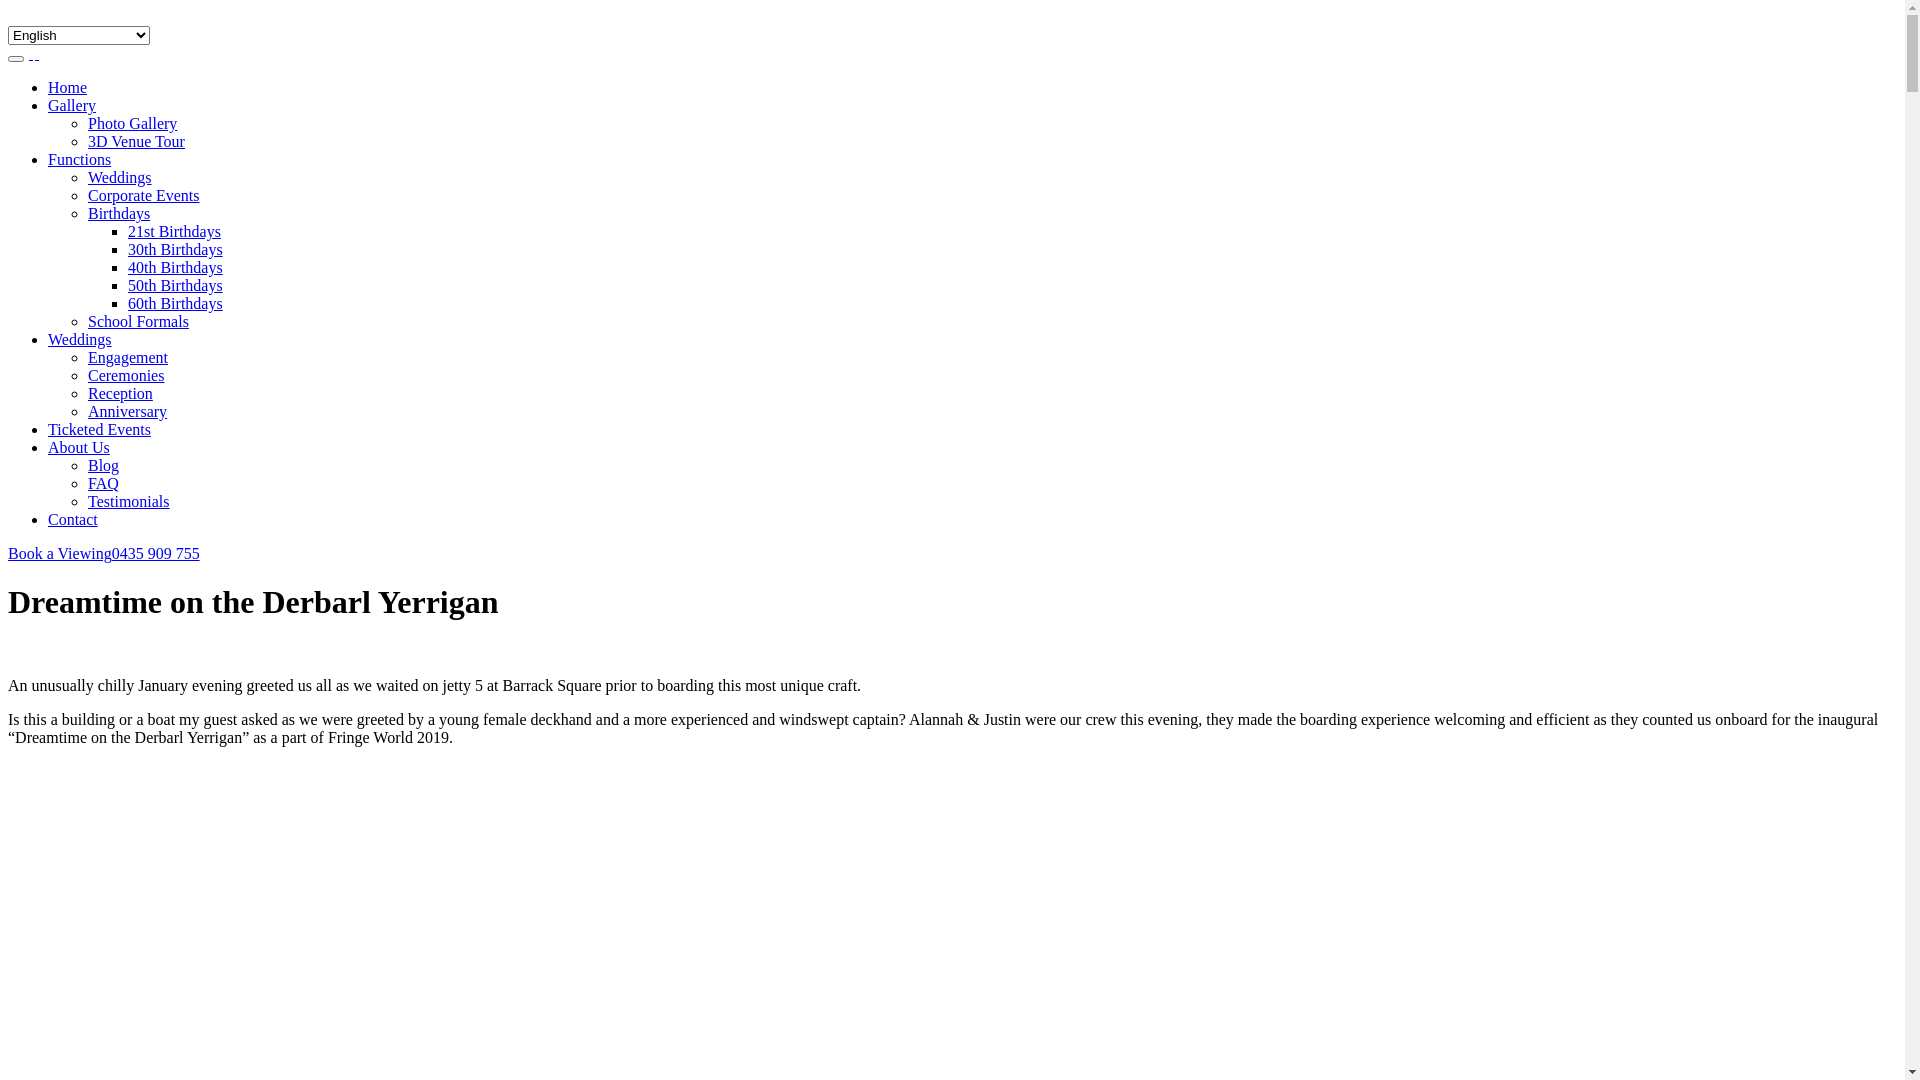 This screenshot has width=1920, height=1080. I want to click on 'Birthdays', so click(86, 213).